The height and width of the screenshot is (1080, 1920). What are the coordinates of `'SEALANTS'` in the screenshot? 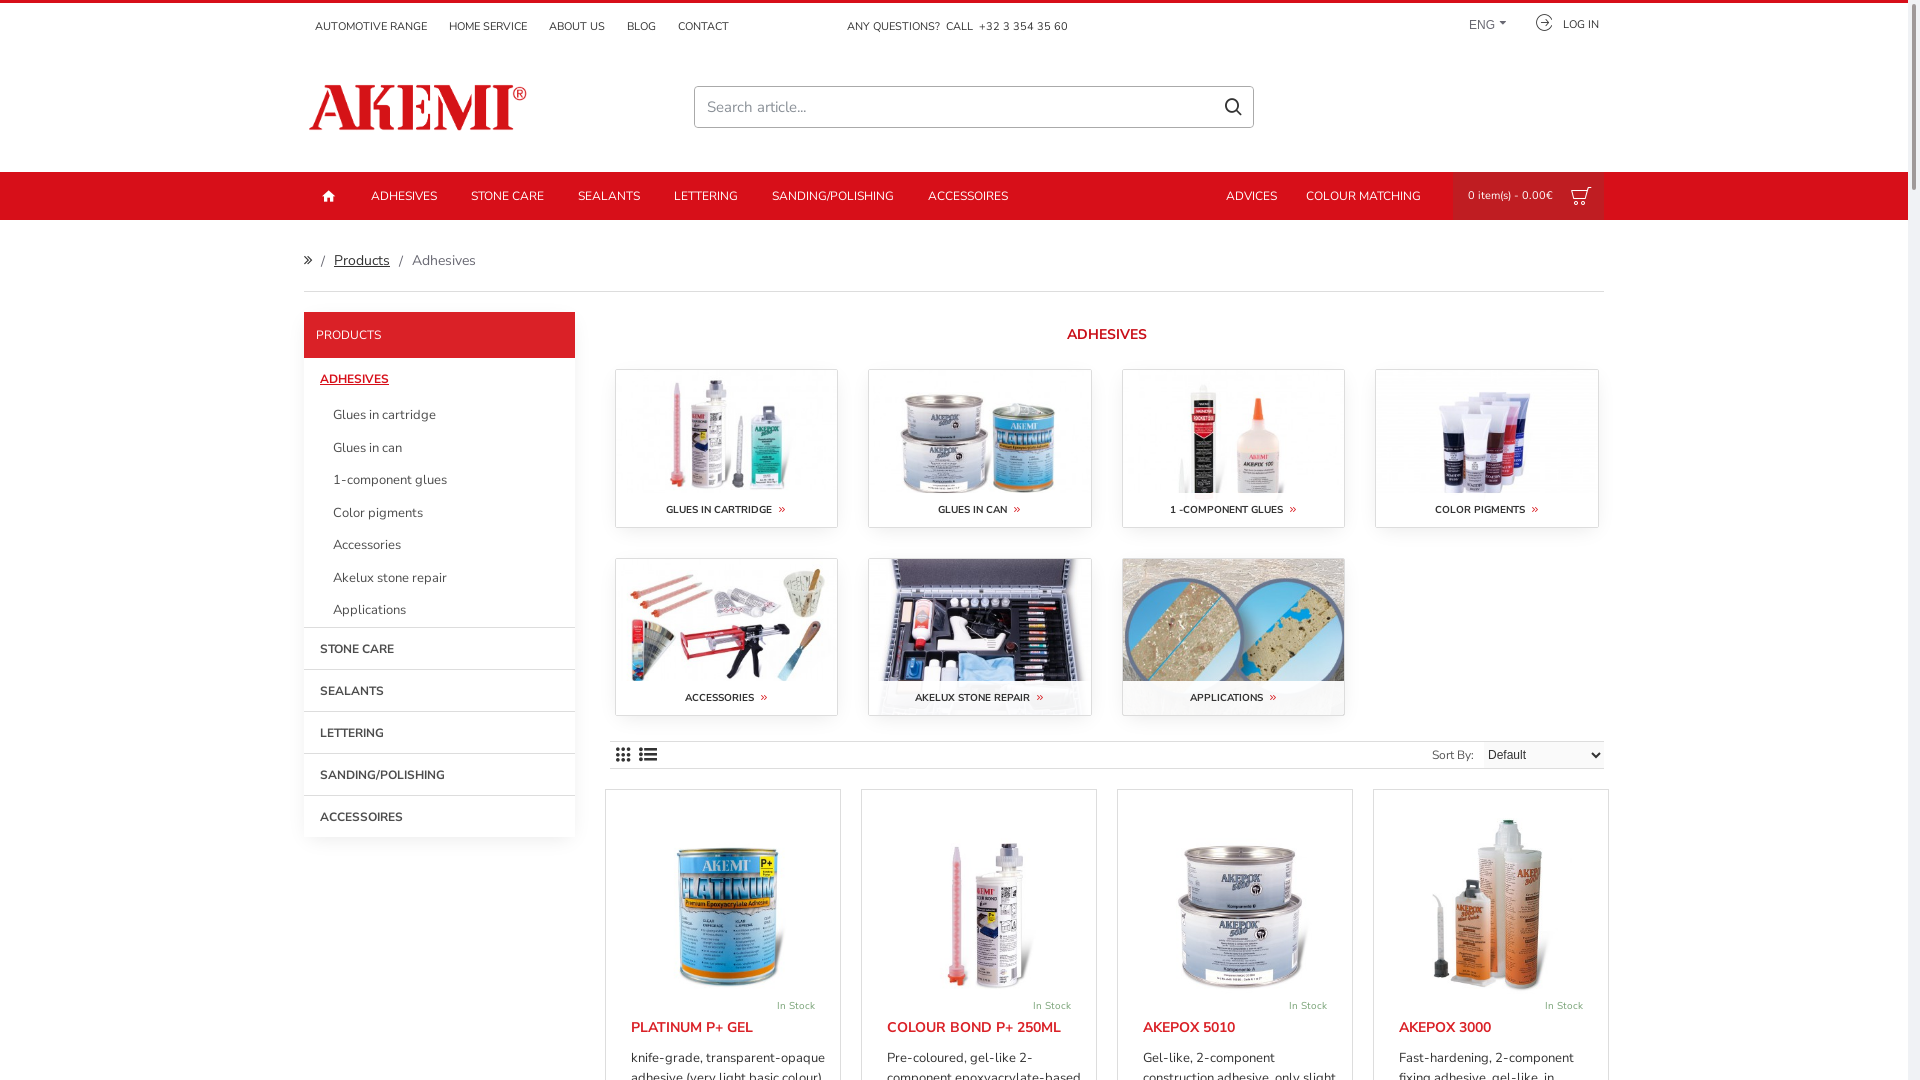 It's located at (438, 688).